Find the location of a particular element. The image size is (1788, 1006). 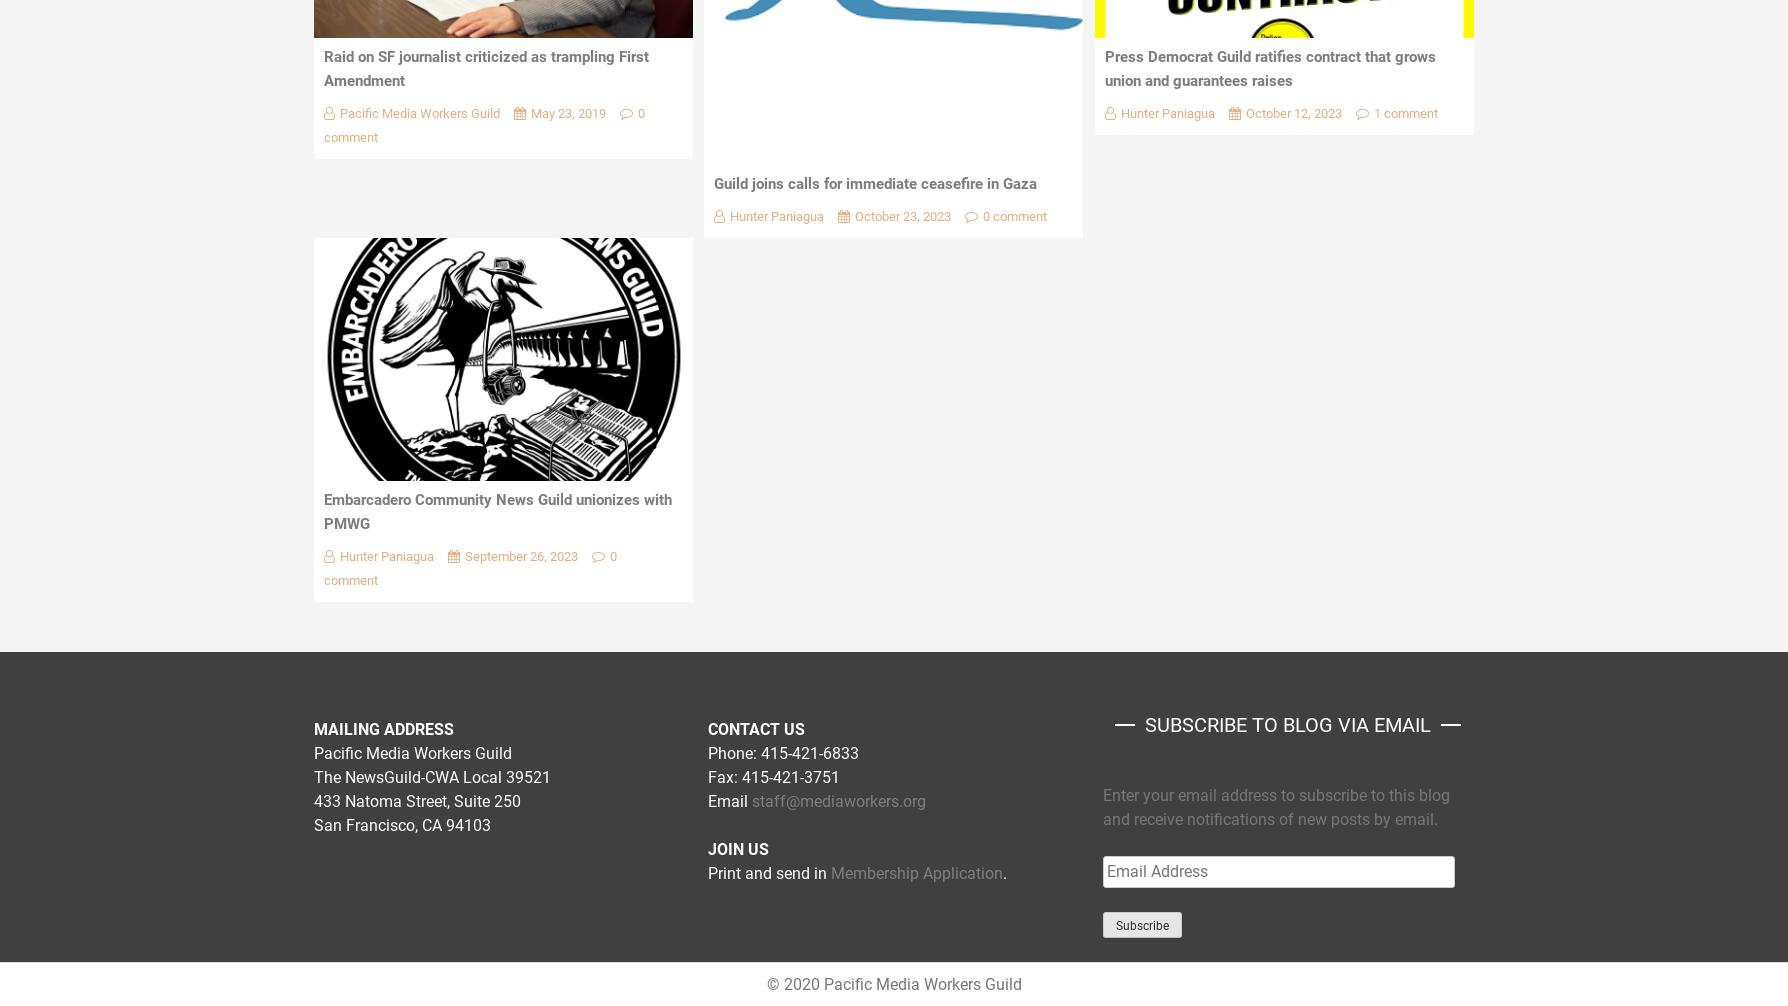

'Membership Application' is located at coordinates (917, 872).